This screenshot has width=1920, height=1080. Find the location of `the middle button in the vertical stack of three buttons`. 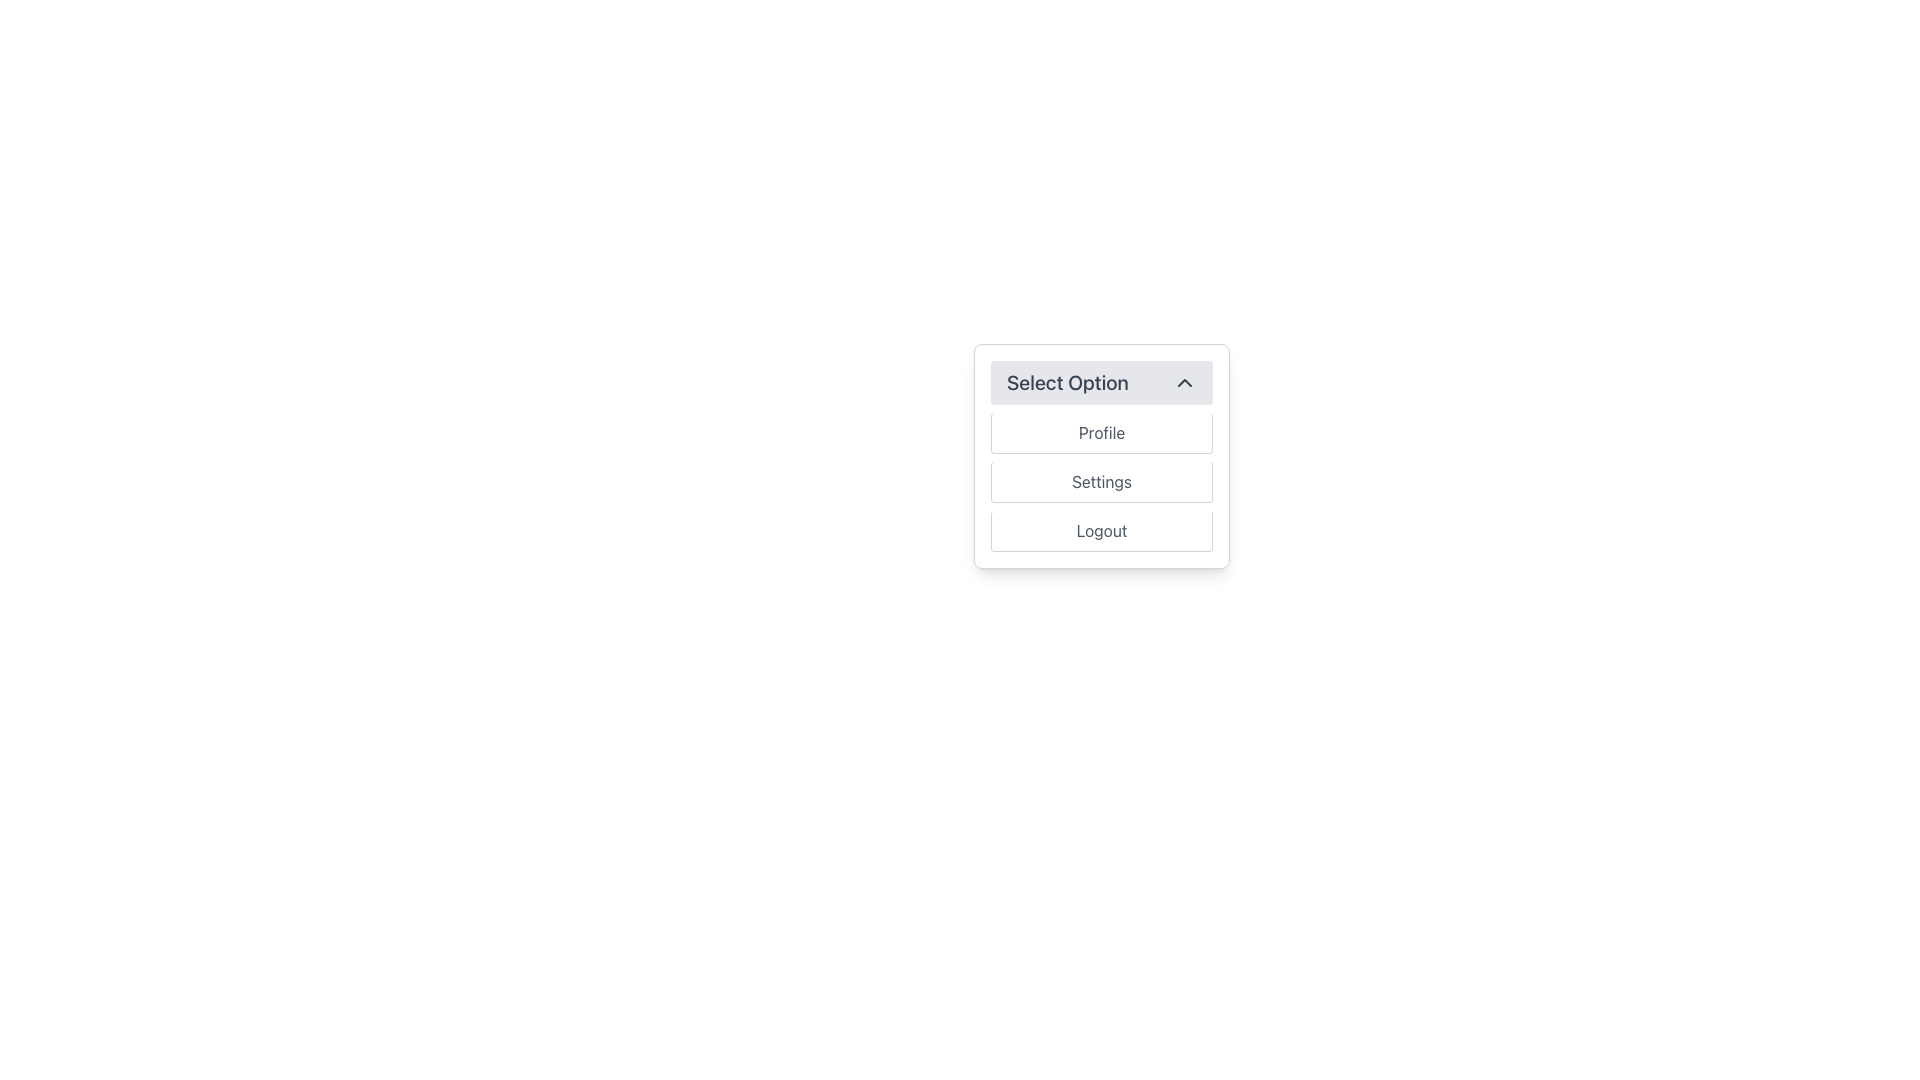

the middle button in the vertical stack of three buttons is located at coordinates (1101, 482).